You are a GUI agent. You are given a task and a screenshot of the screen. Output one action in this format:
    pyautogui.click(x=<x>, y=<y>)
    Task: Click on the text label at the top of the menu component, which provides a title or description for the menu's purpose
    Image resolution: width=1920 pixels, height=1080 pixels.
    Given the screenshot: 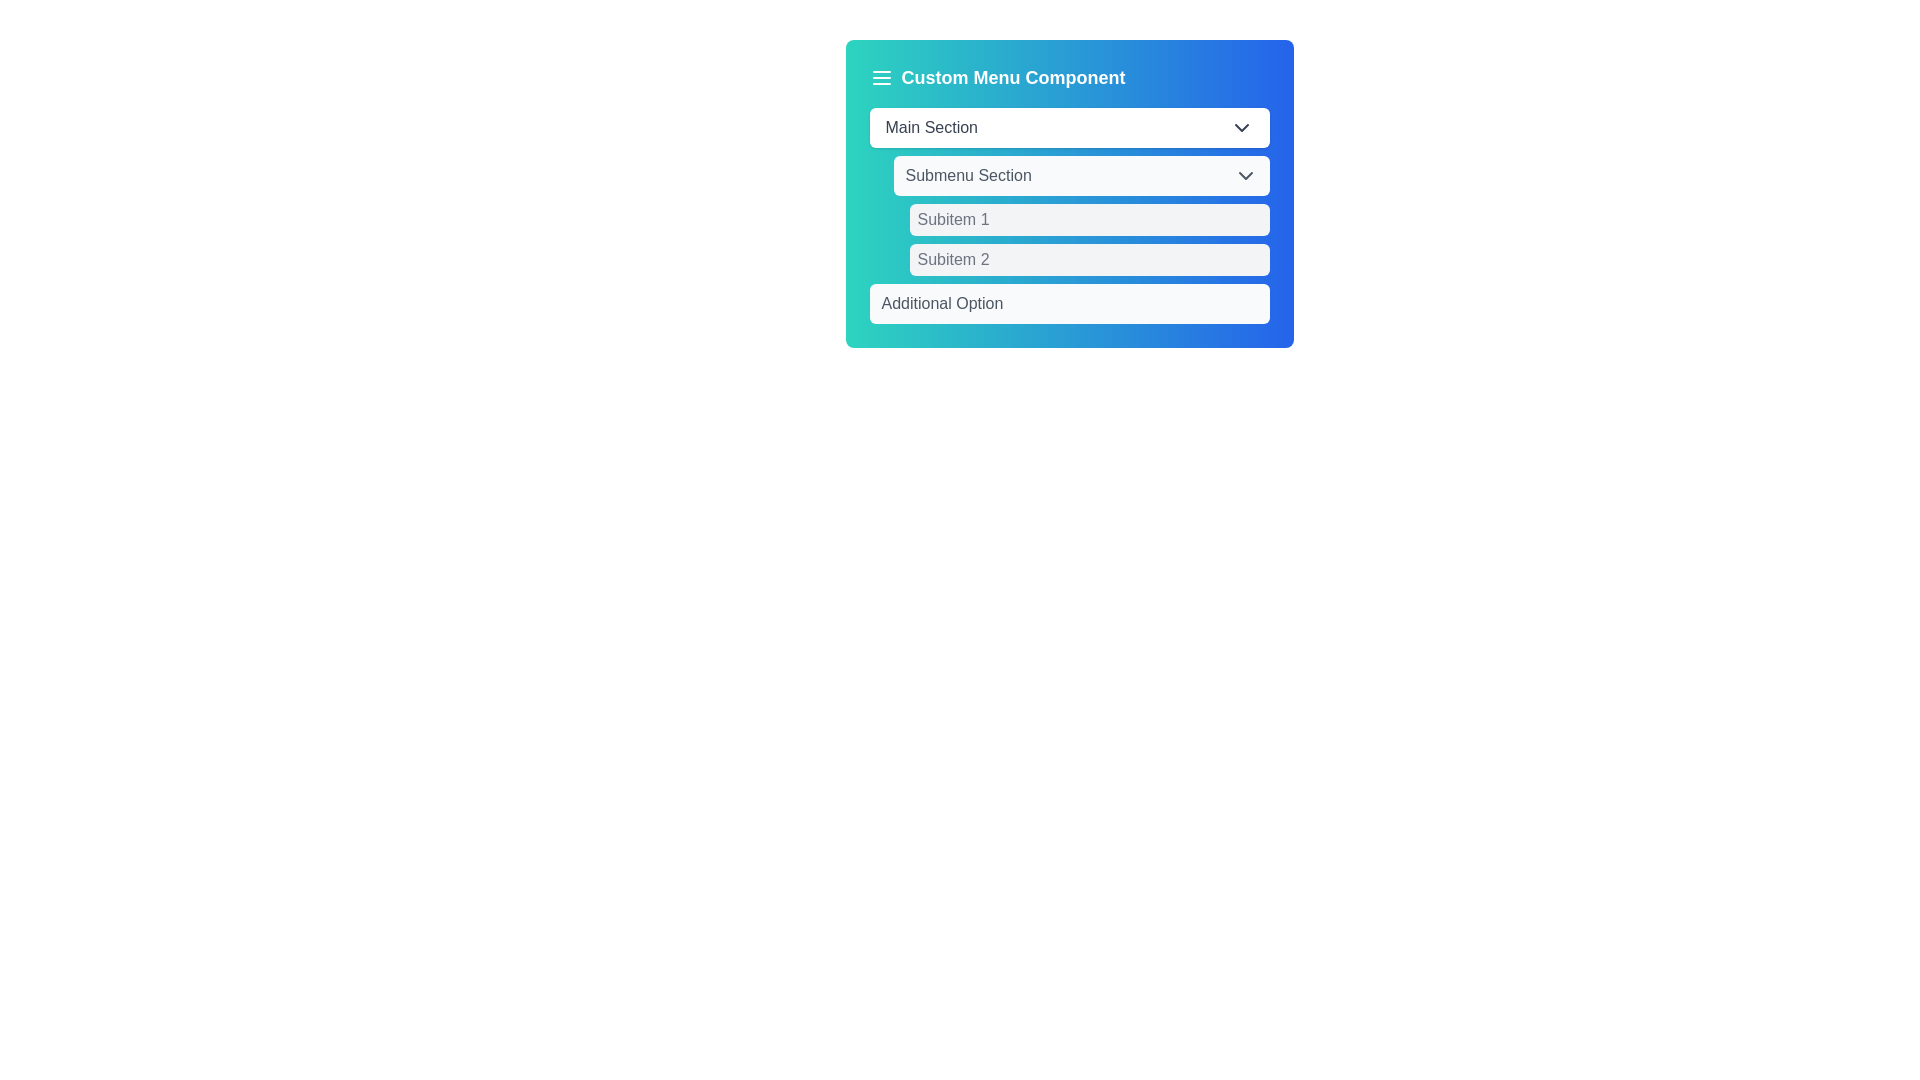 What is the action you would take?
    pyautogui.click(x=1068, y=76)
    